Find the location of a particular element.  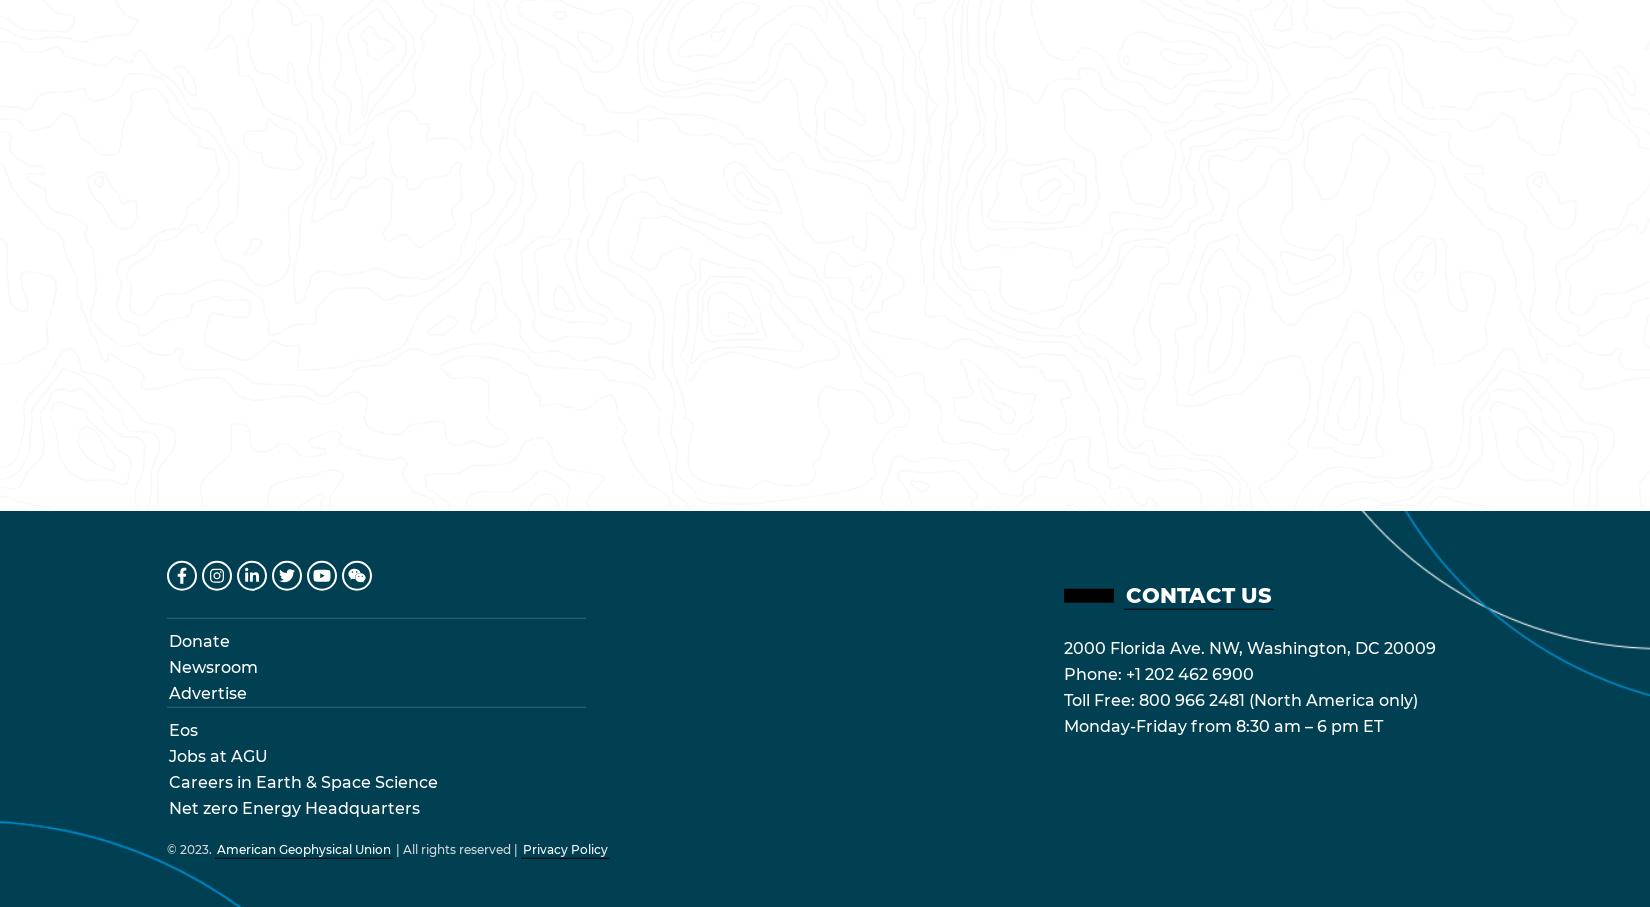

'Contact Us' is located at coordinates (1199, 593).